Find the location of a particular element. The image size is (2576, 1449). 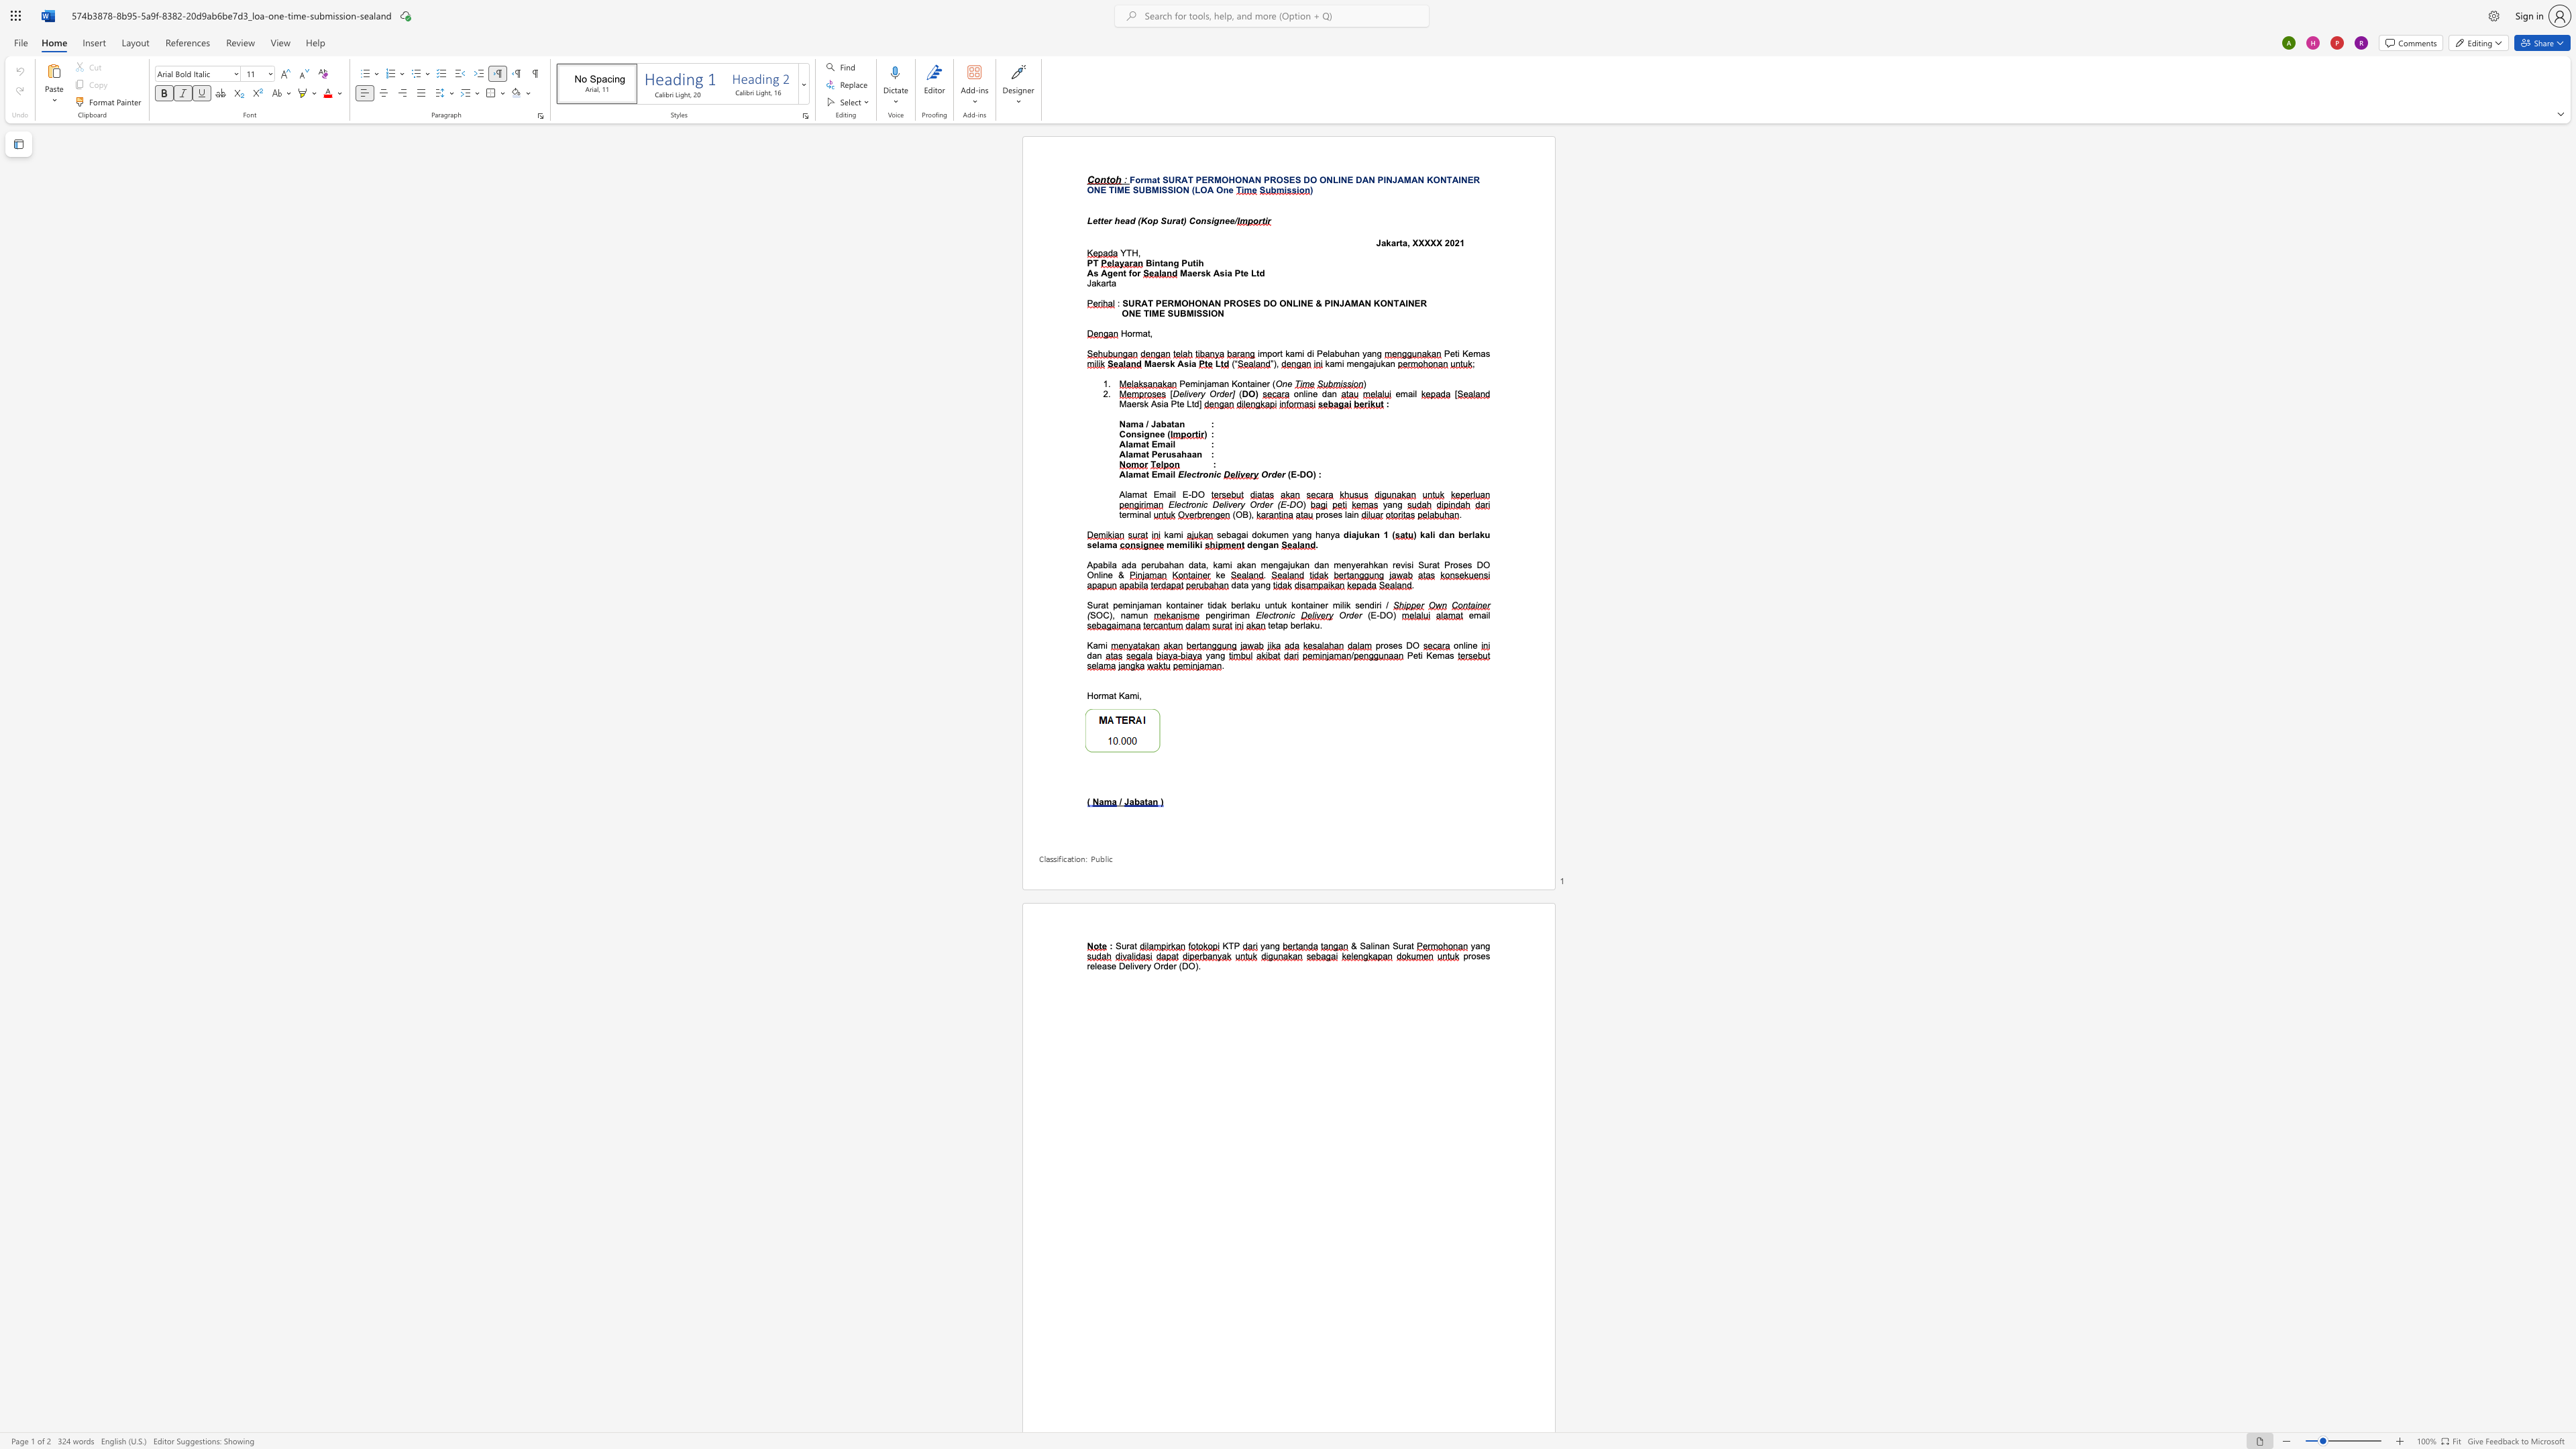

the subset text "t Emai" within the text "Alamat Email E-DO" is located at coordinates (1144, 494).